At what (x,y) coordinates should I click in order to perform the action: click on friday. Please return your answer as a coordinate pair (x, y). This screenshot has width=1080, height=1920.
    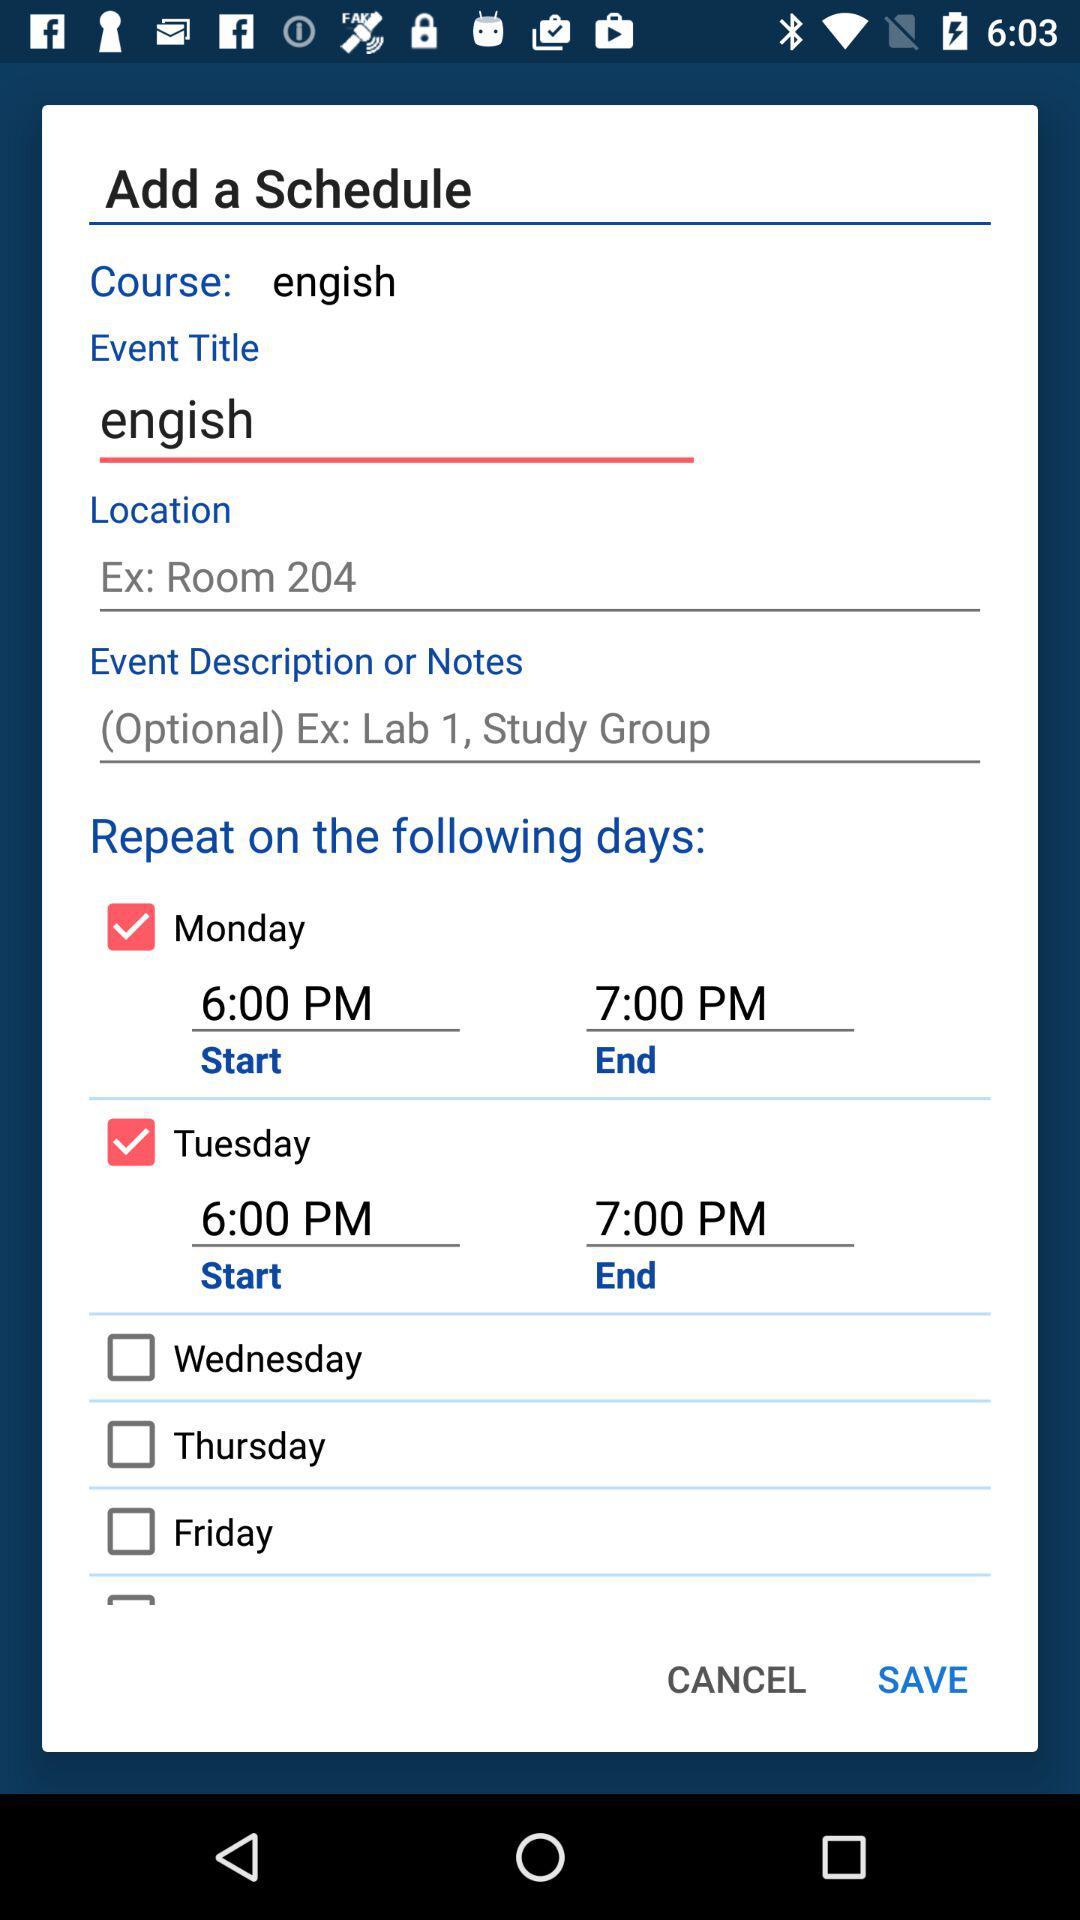
    Looking at the image, I should click on (181, 1530).